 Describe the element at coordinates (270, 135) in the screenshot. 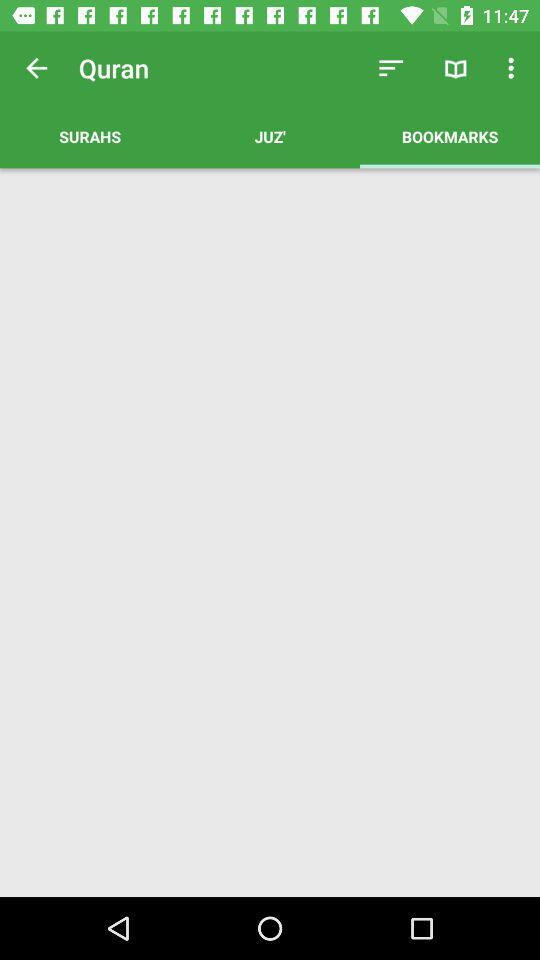

I see `the juz' item` at that location.